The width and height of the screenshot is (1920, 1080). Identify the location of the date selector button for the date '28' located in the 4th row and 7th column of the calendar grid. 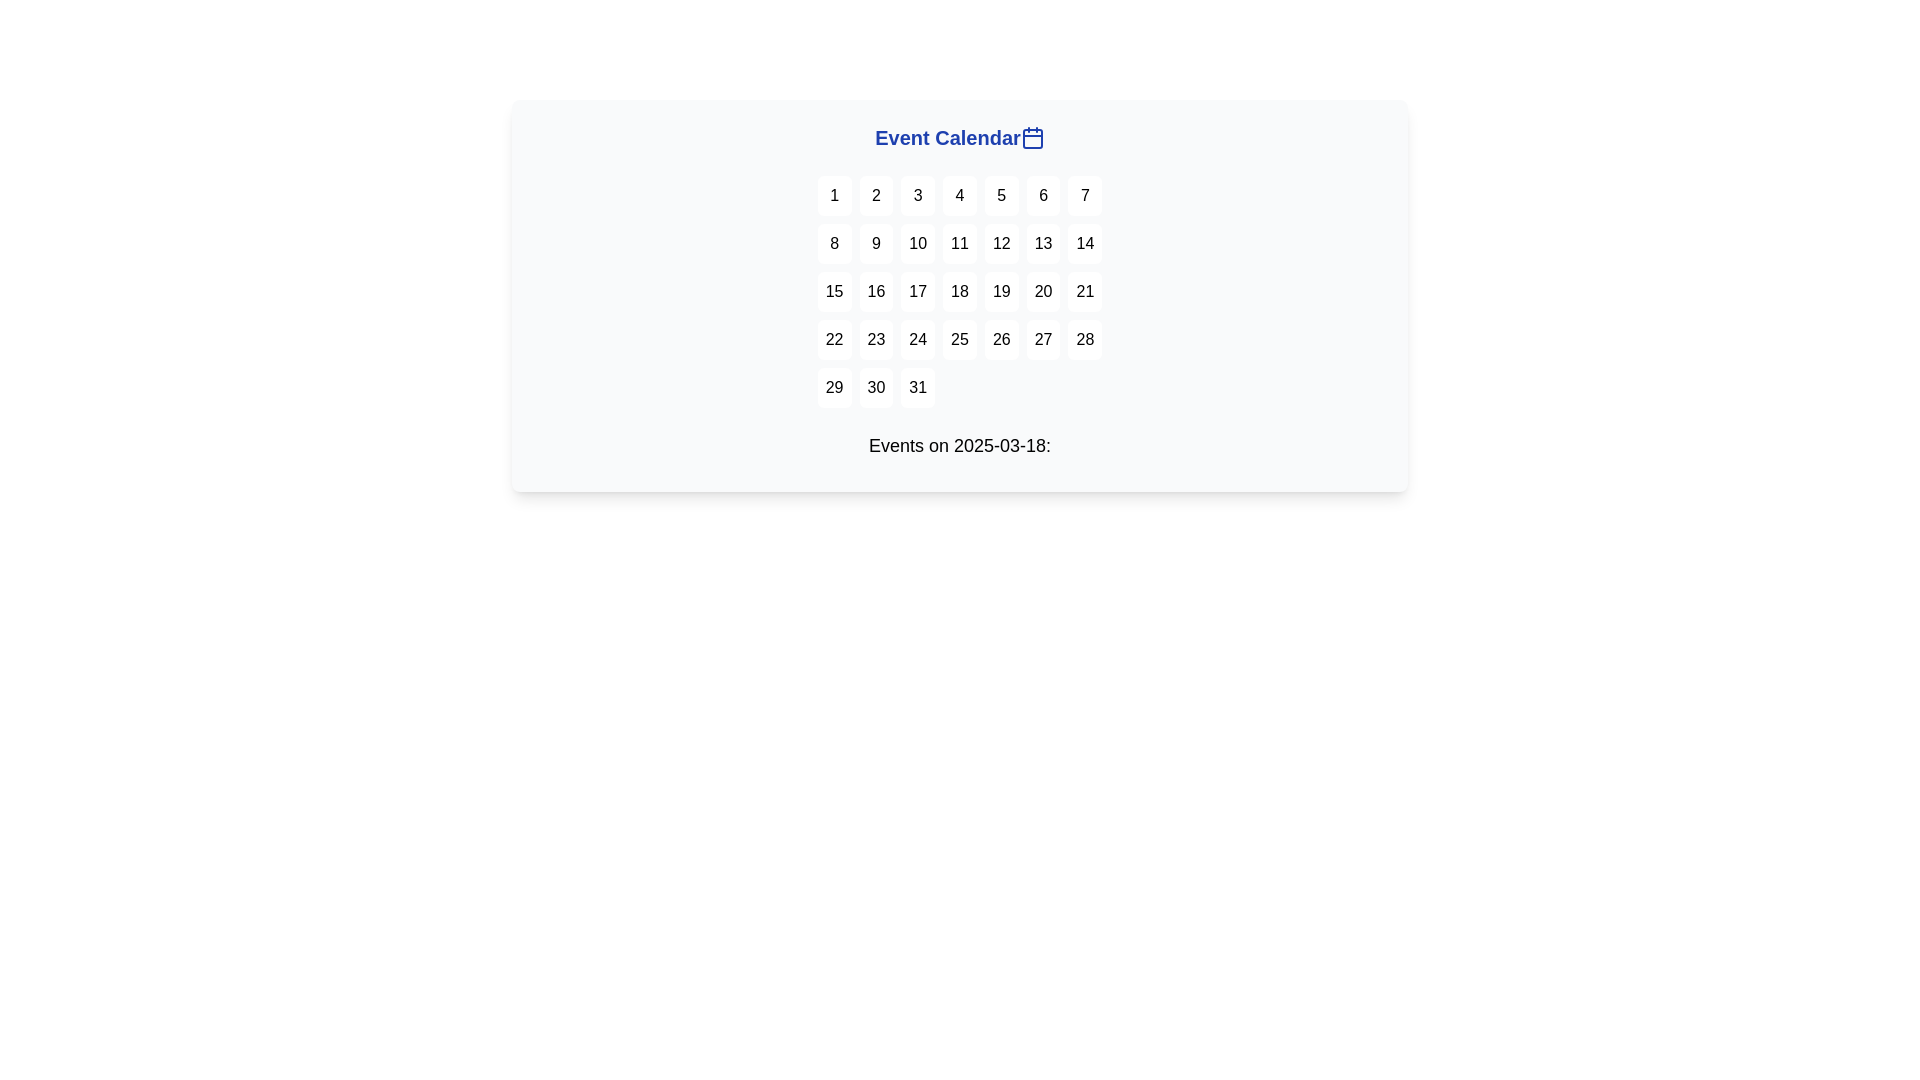
(1084, 338).